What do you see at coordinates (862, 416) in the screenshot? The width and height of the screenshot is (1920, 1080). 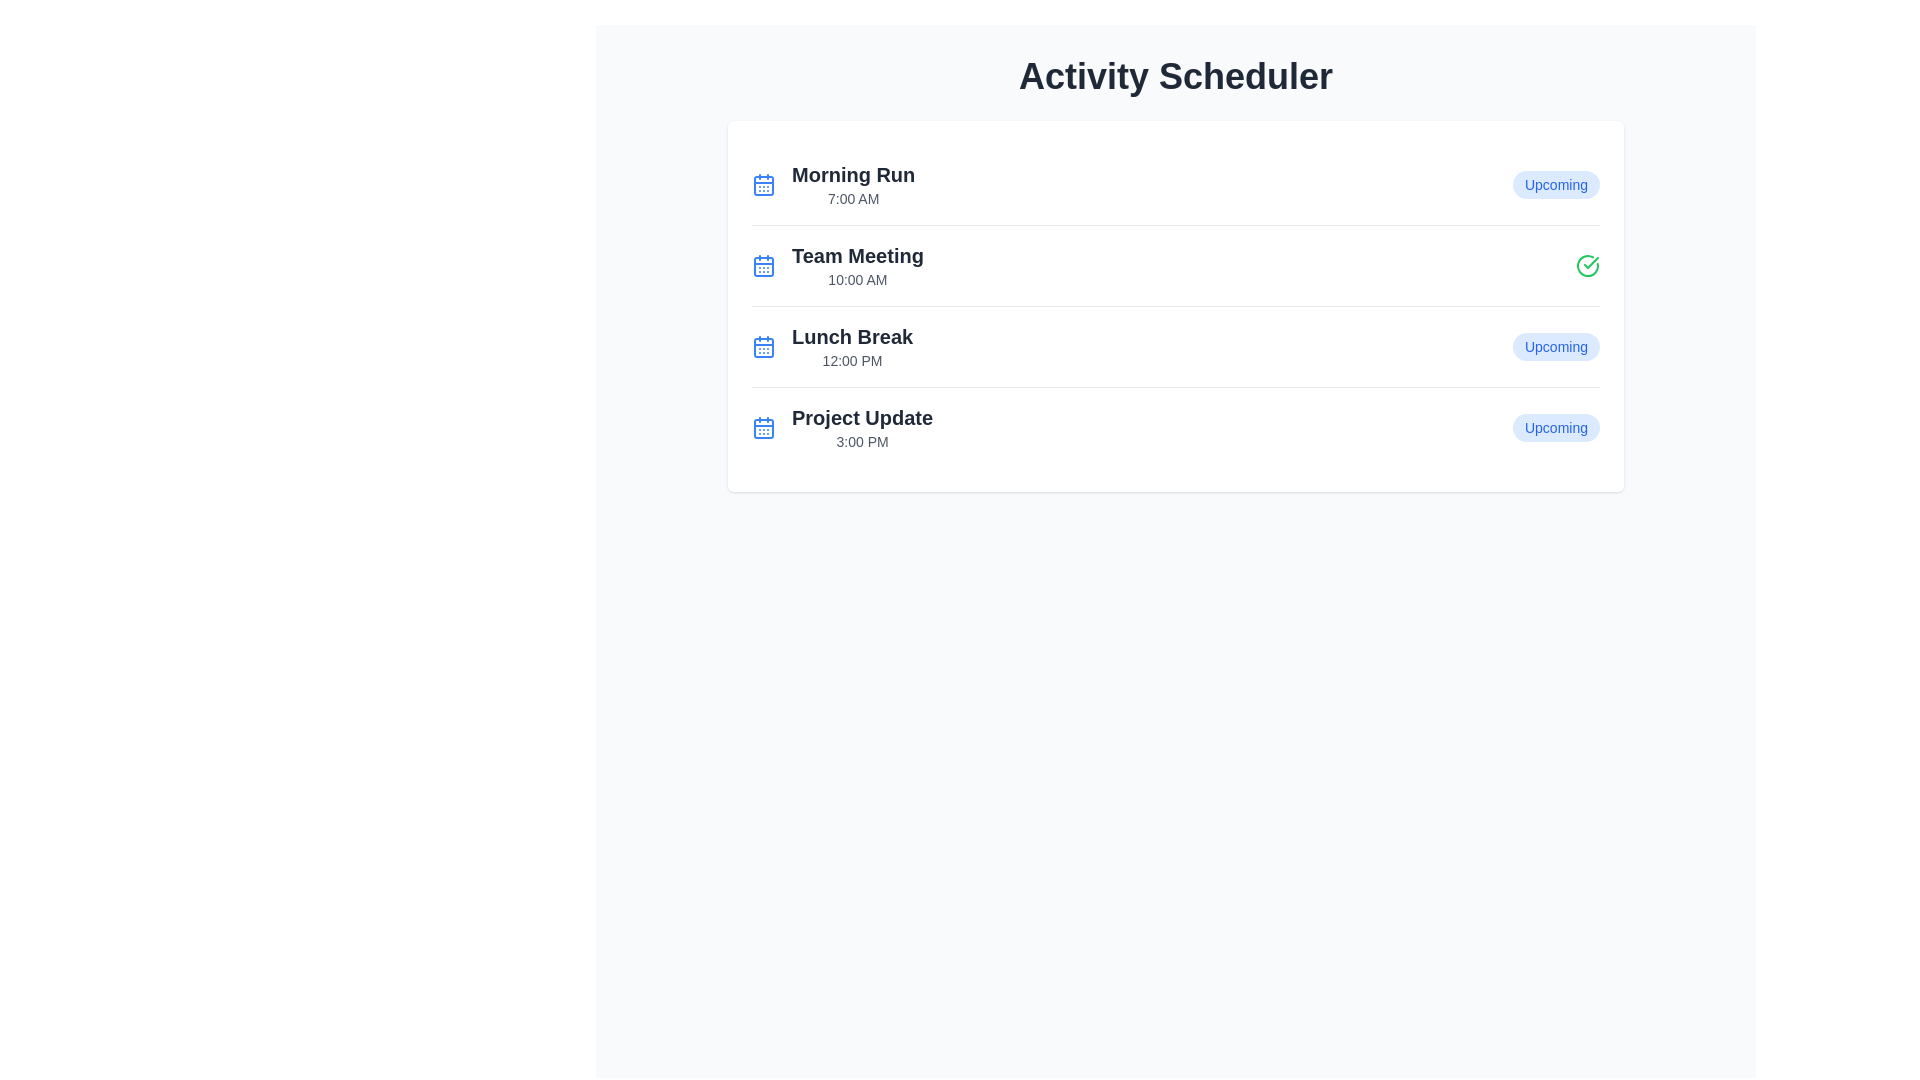 I see `the 'Project Update' text label, which is a large, bold, dark gray font title in the fourth row of scheduled activities` at bounding box center [862, 416].